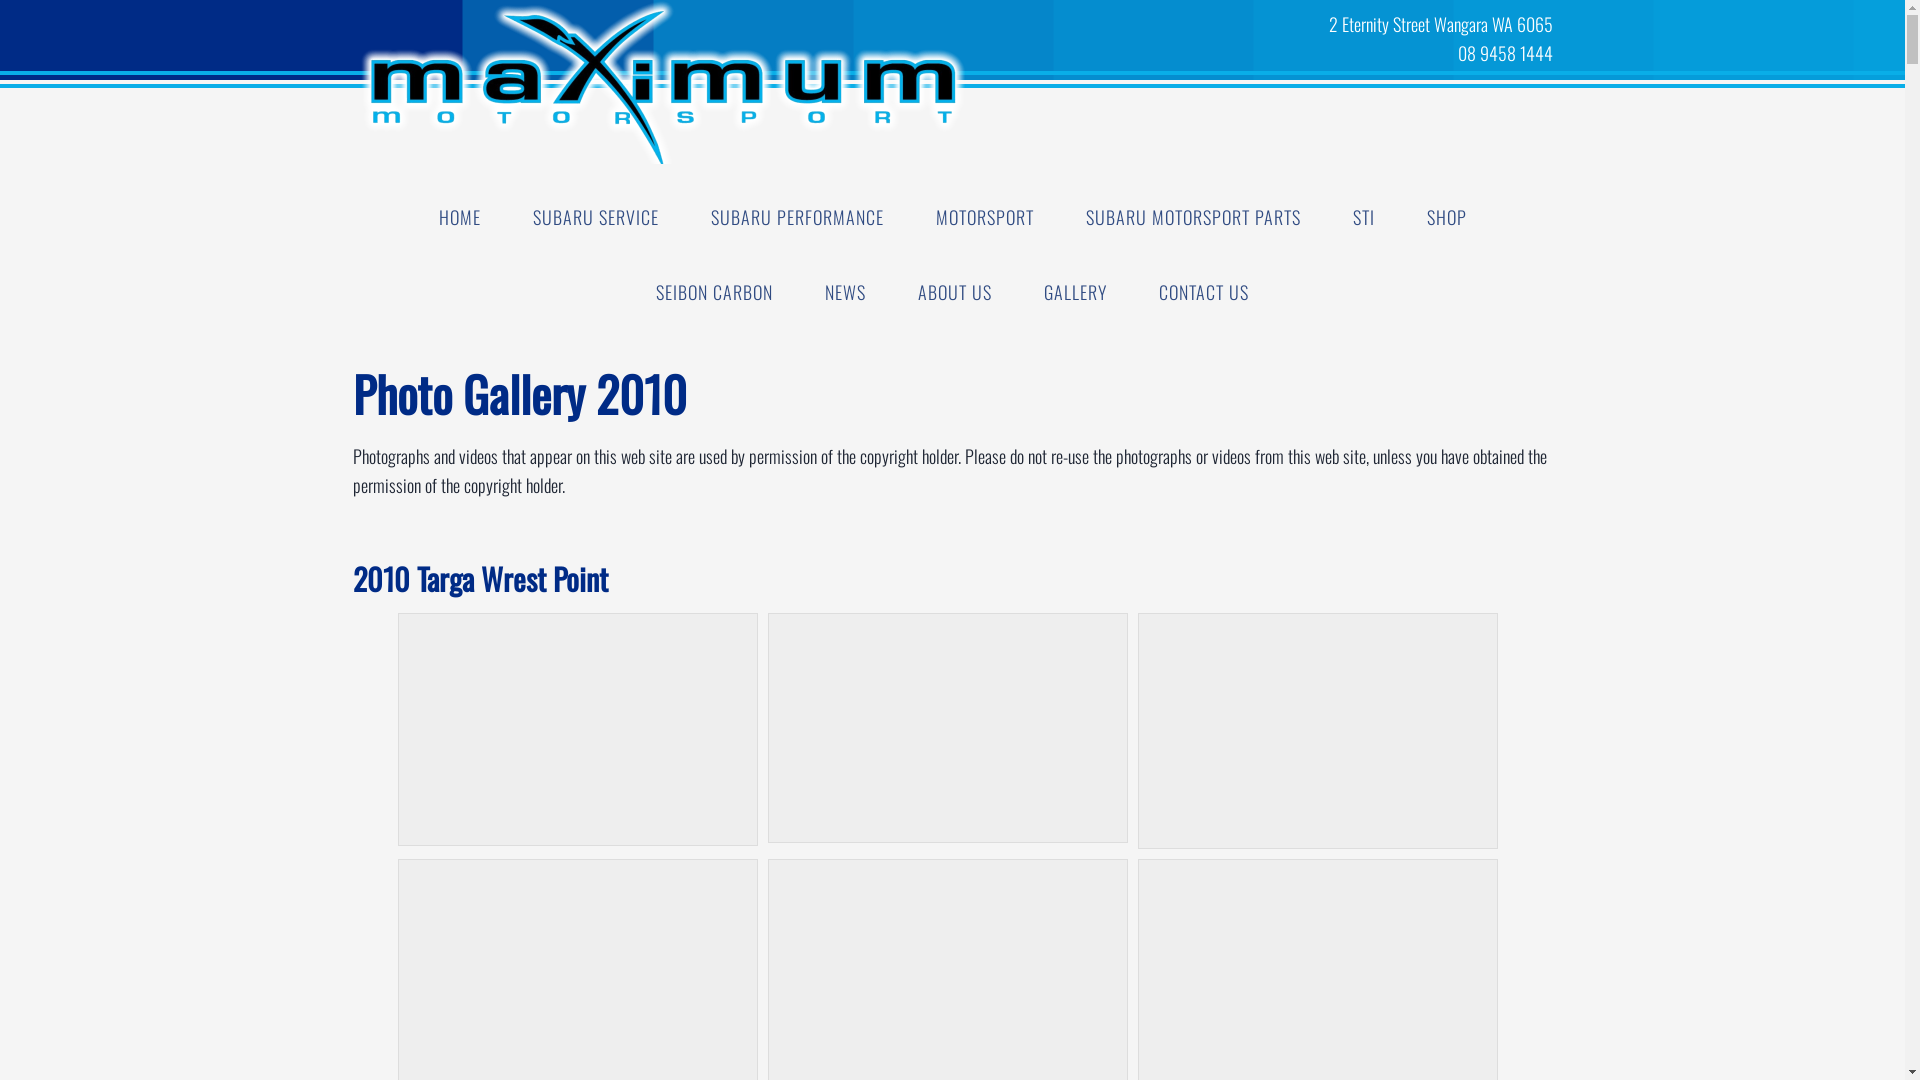  I want to click on 'SEIBON CARBON', so click(714, 292).